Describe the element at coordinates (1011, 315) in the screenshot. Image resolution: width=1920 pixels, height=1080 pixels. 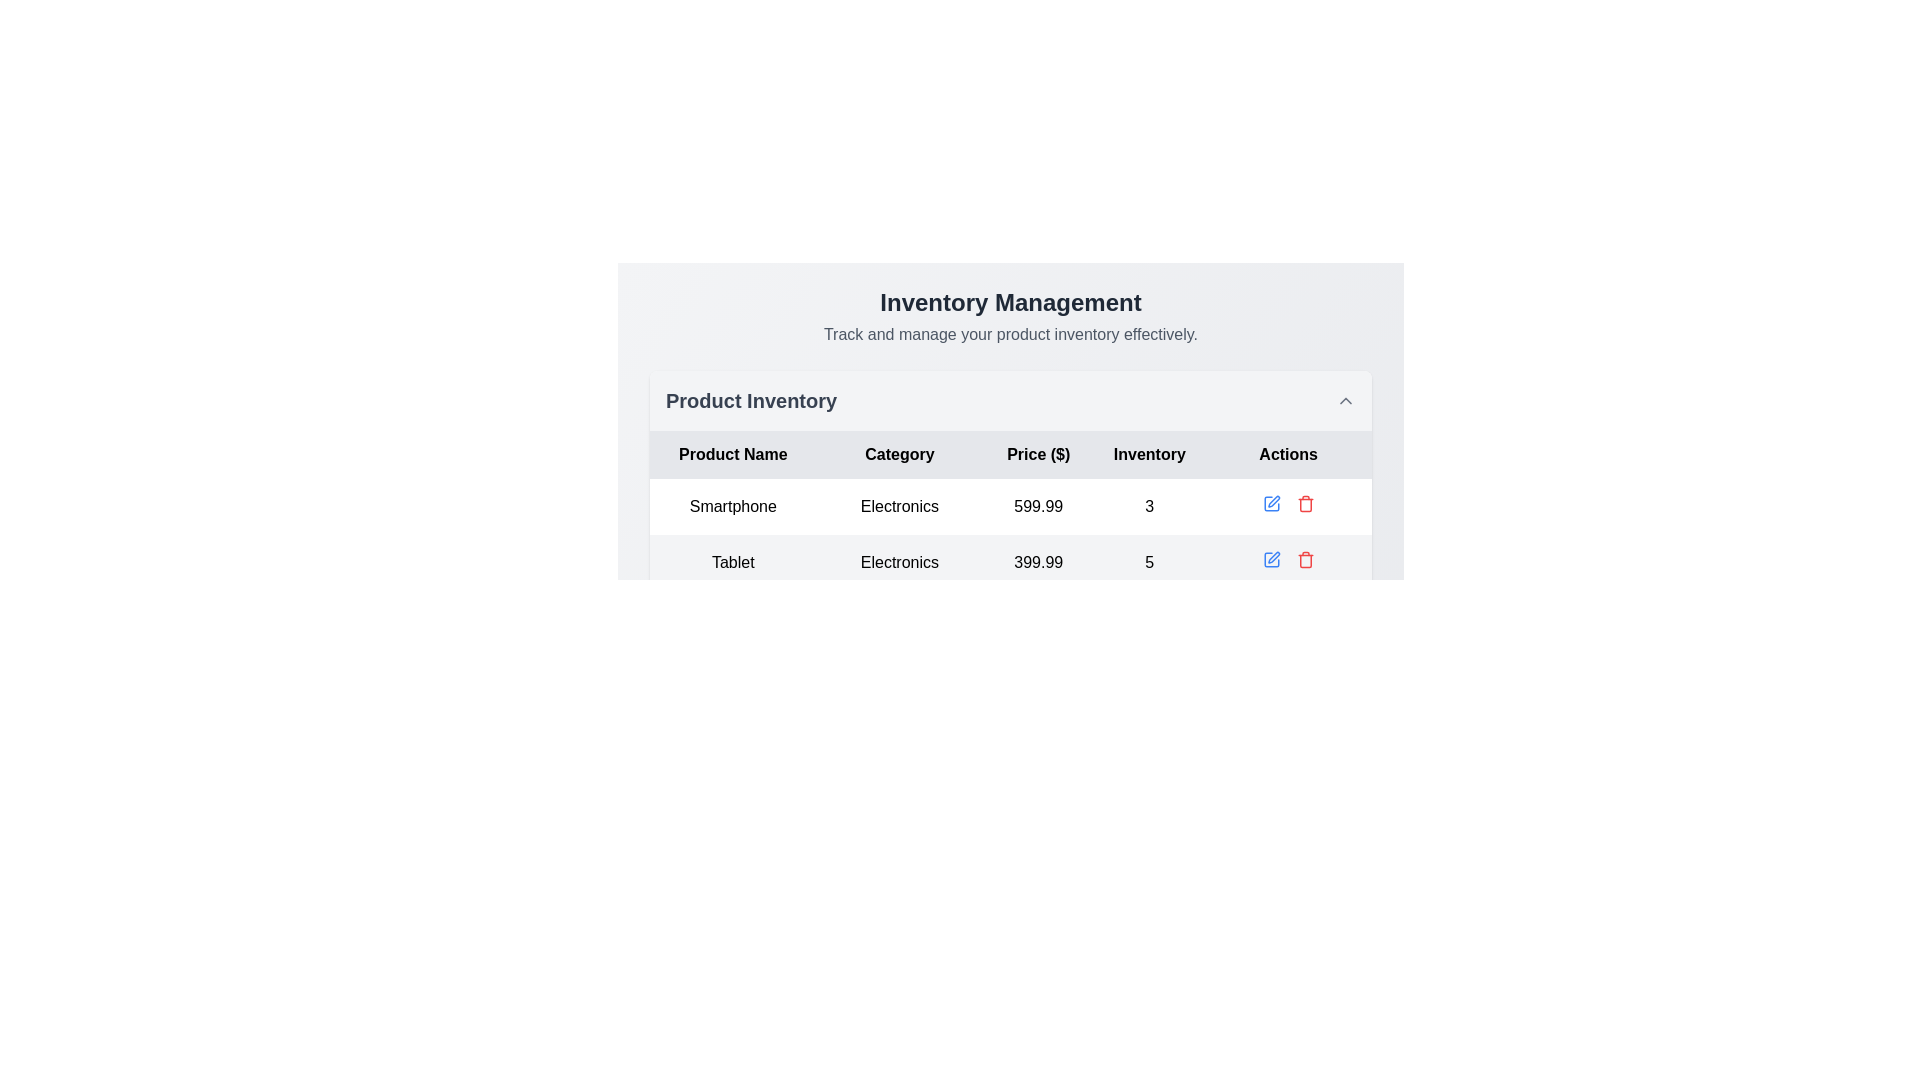
I see `the textual content that introduces and describes the purpose of the inventory management interface, located directly above the 'Product Inventory' section` at that location.